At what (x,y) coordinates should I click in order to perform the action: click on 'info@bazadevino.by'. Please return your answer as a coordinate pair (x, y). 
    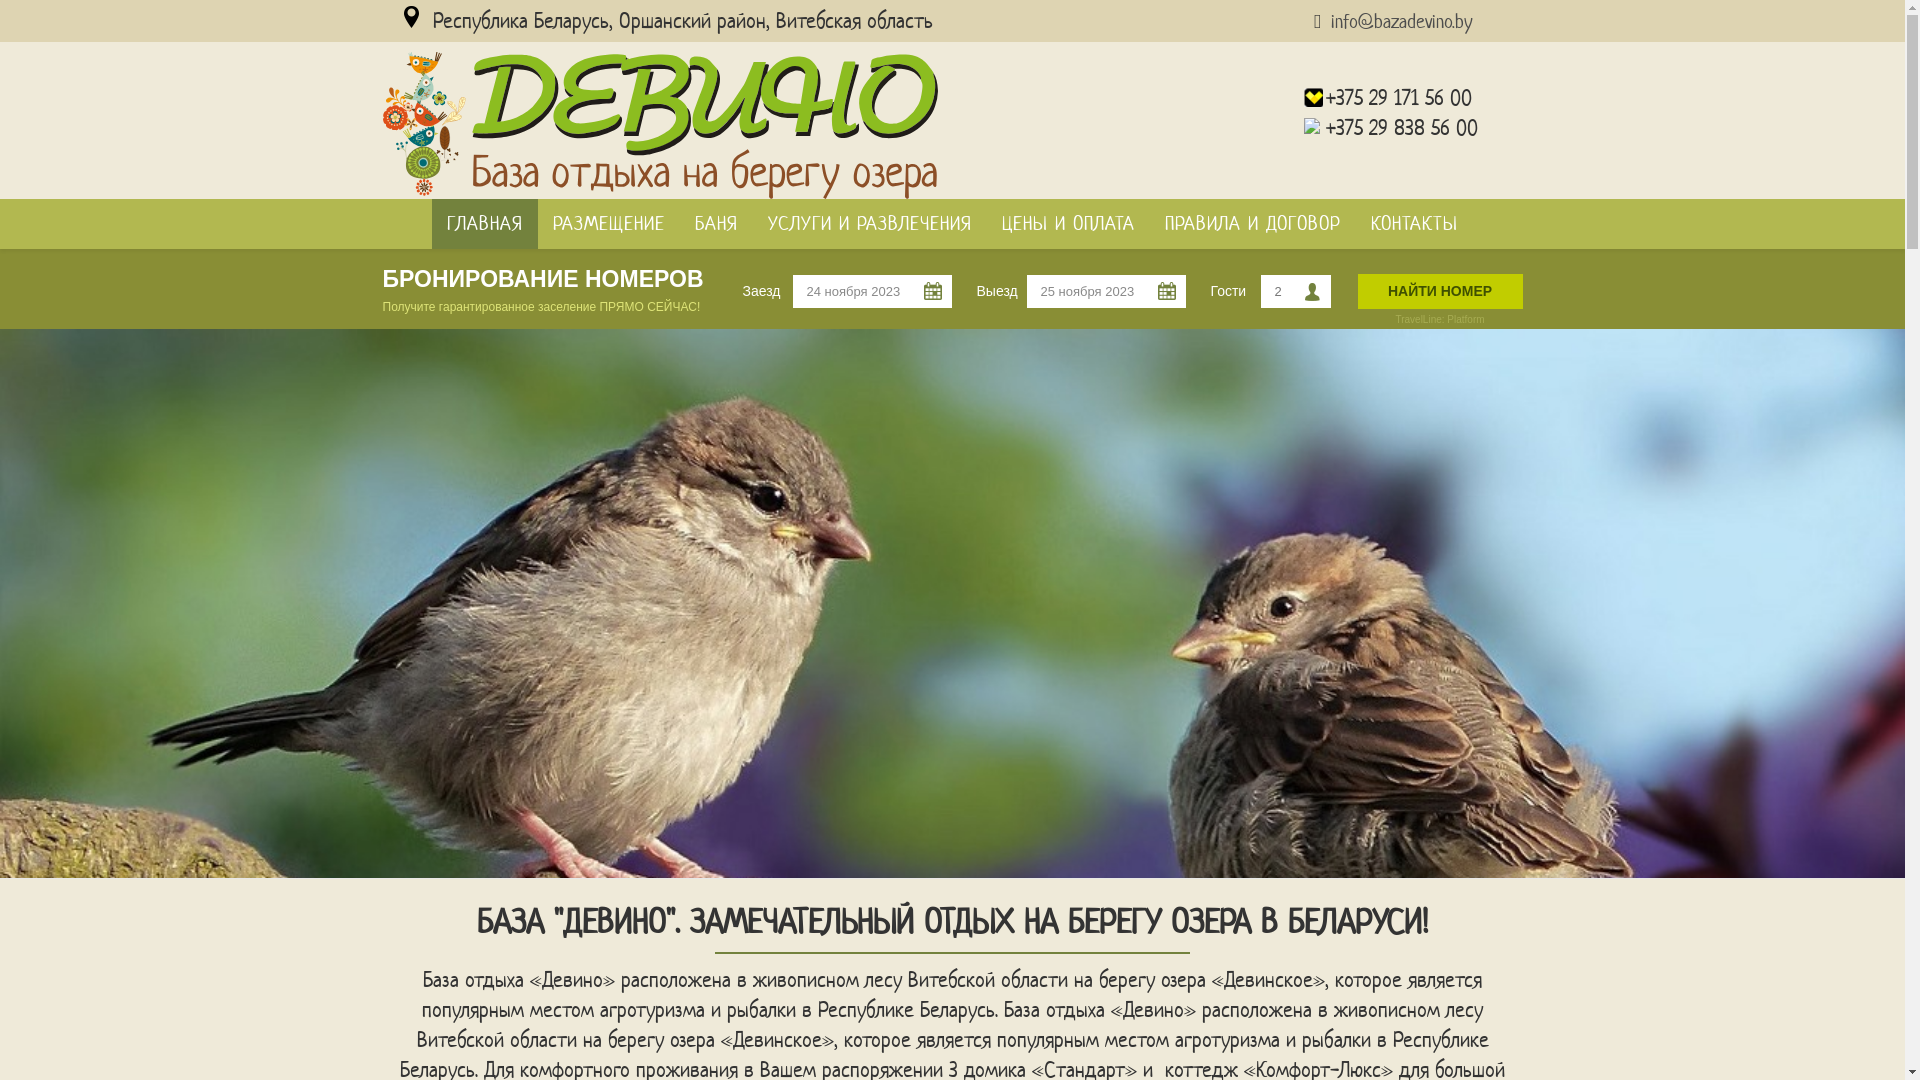
    Looking at the image, I should click on (1400, 21).